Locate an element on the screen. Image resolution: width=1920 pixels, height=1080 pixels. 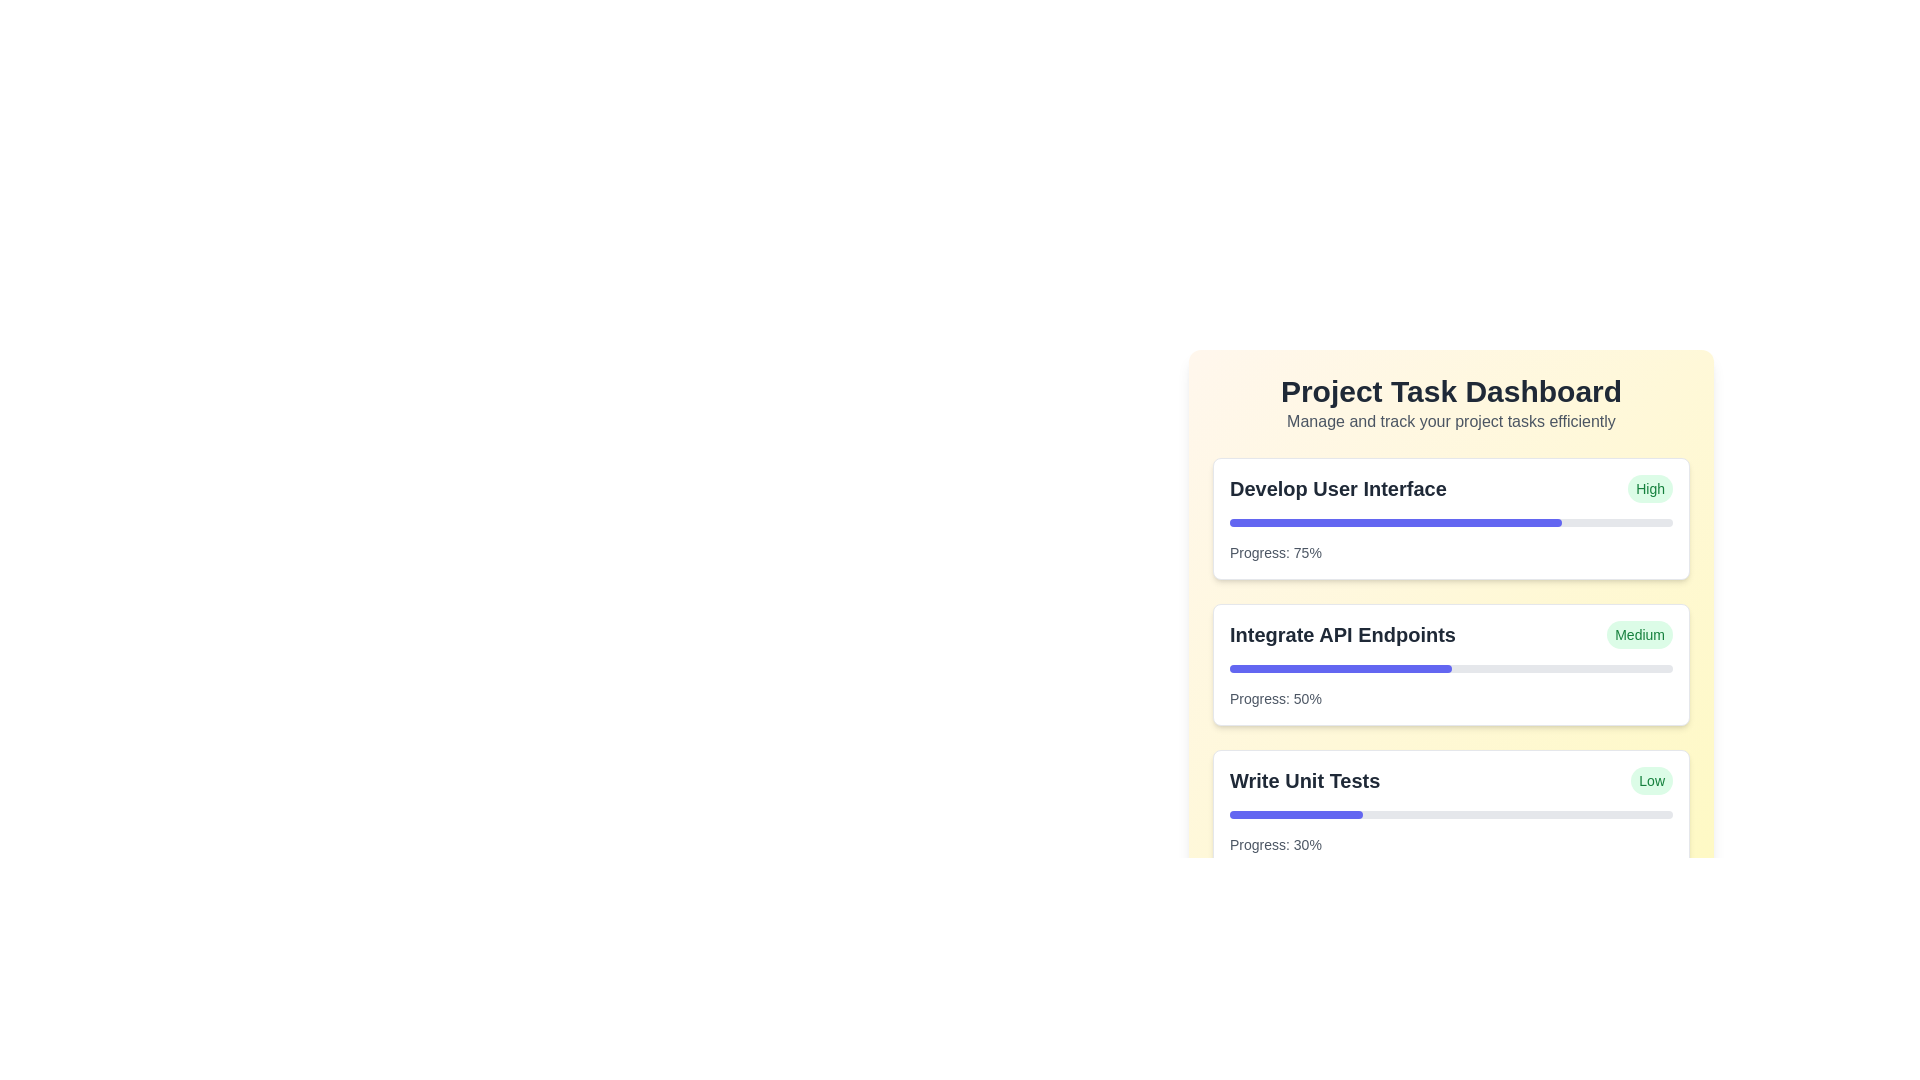
the progress bar element within the card layout titled 'Develop User Interface', located below the text elements 'Progress: 75%' and 'High', to visually represent the current progress is located at coordinates (1451, 522).